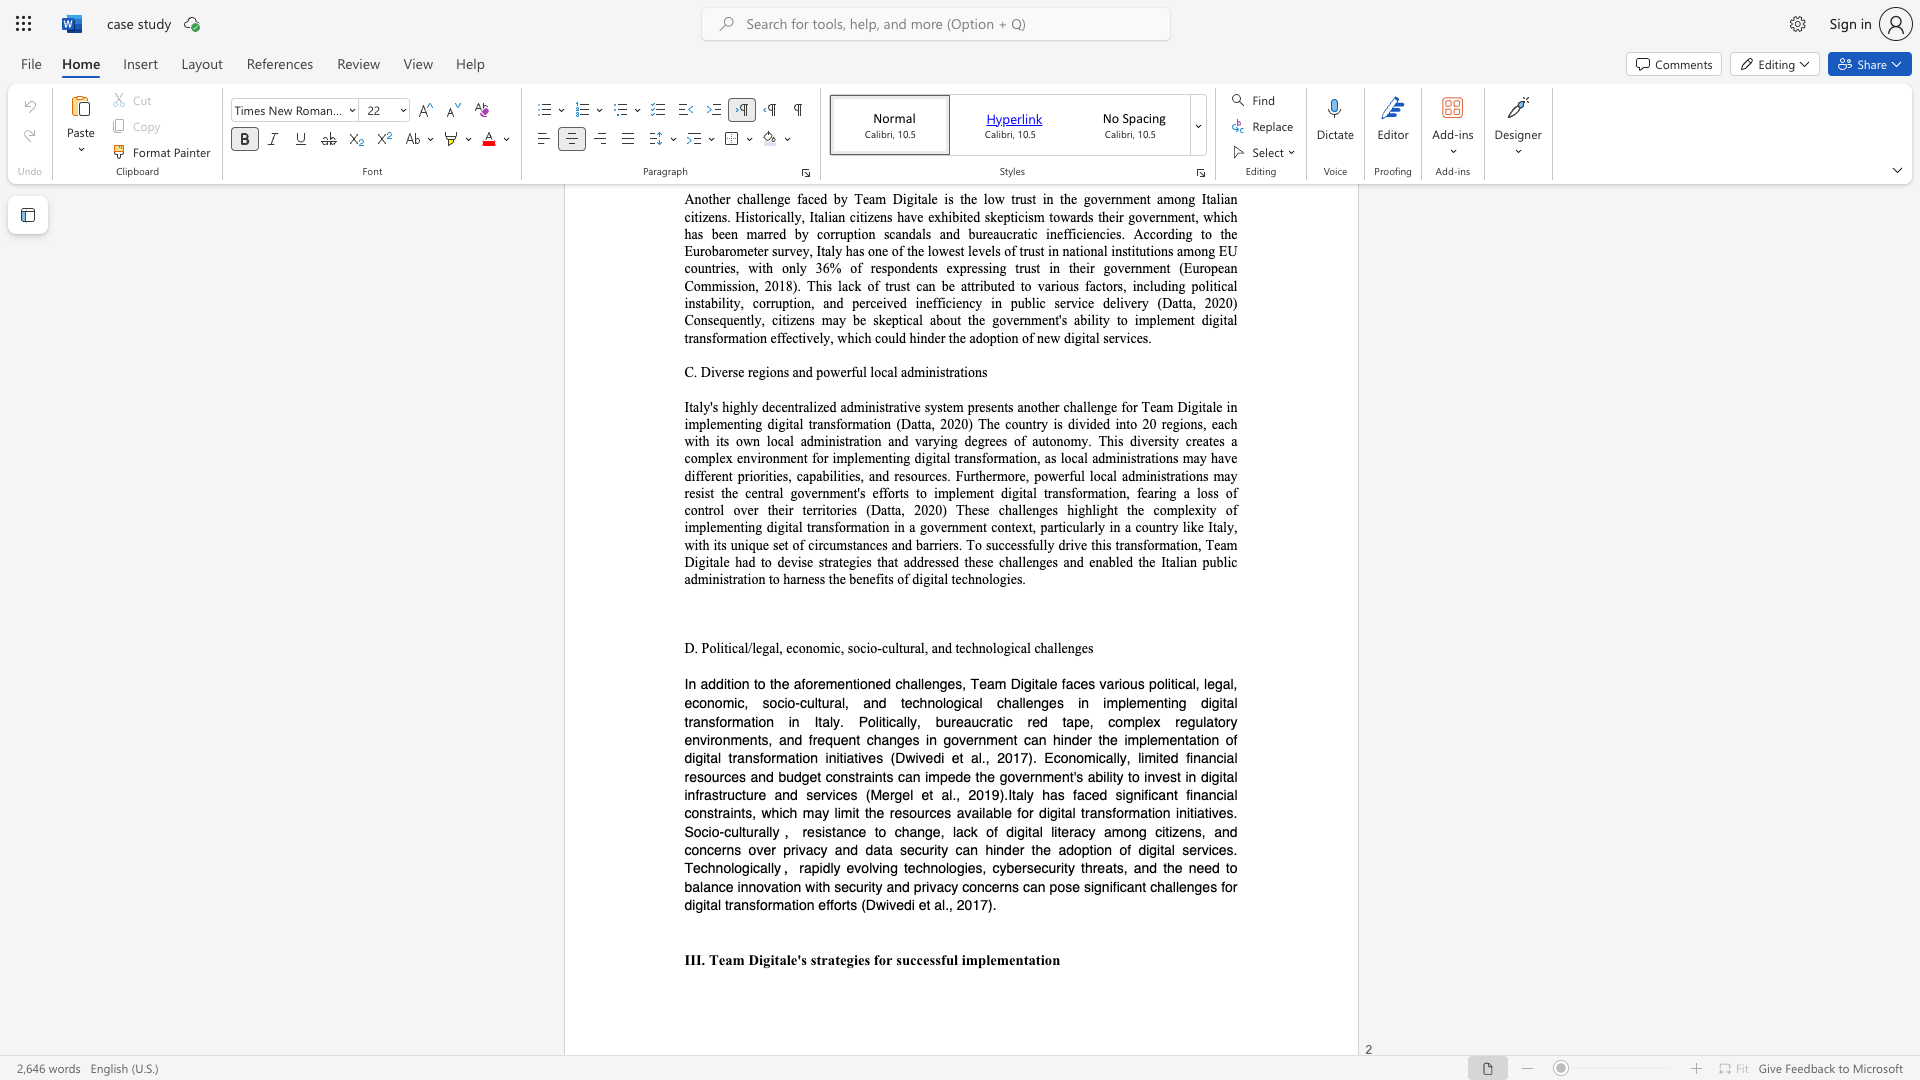 The image size is (1920, 1080). I want to click on the subset text "ion" within the text "III. Team Digitale", so click(1040, 958).